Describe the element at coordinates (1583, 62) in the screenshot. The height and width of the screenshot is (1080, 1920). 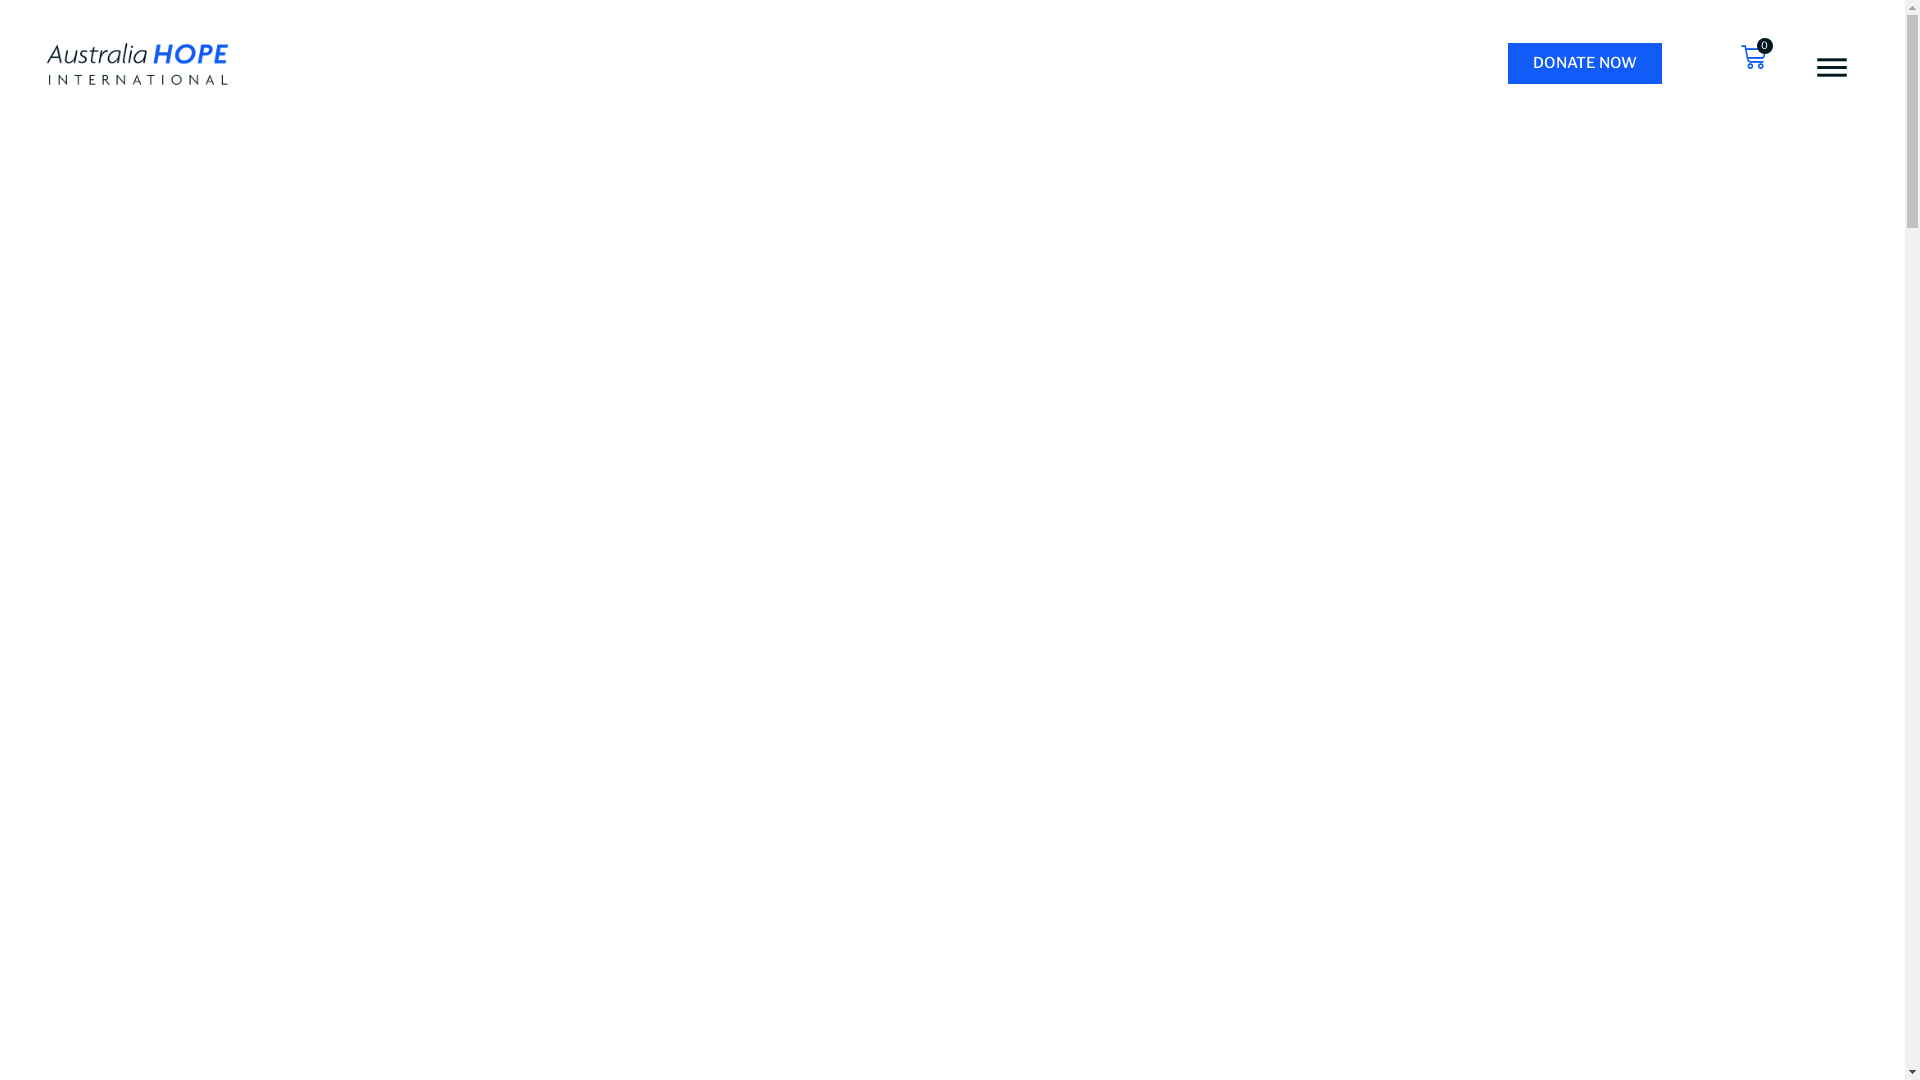
I see `'DONATE NOW'` at that location.